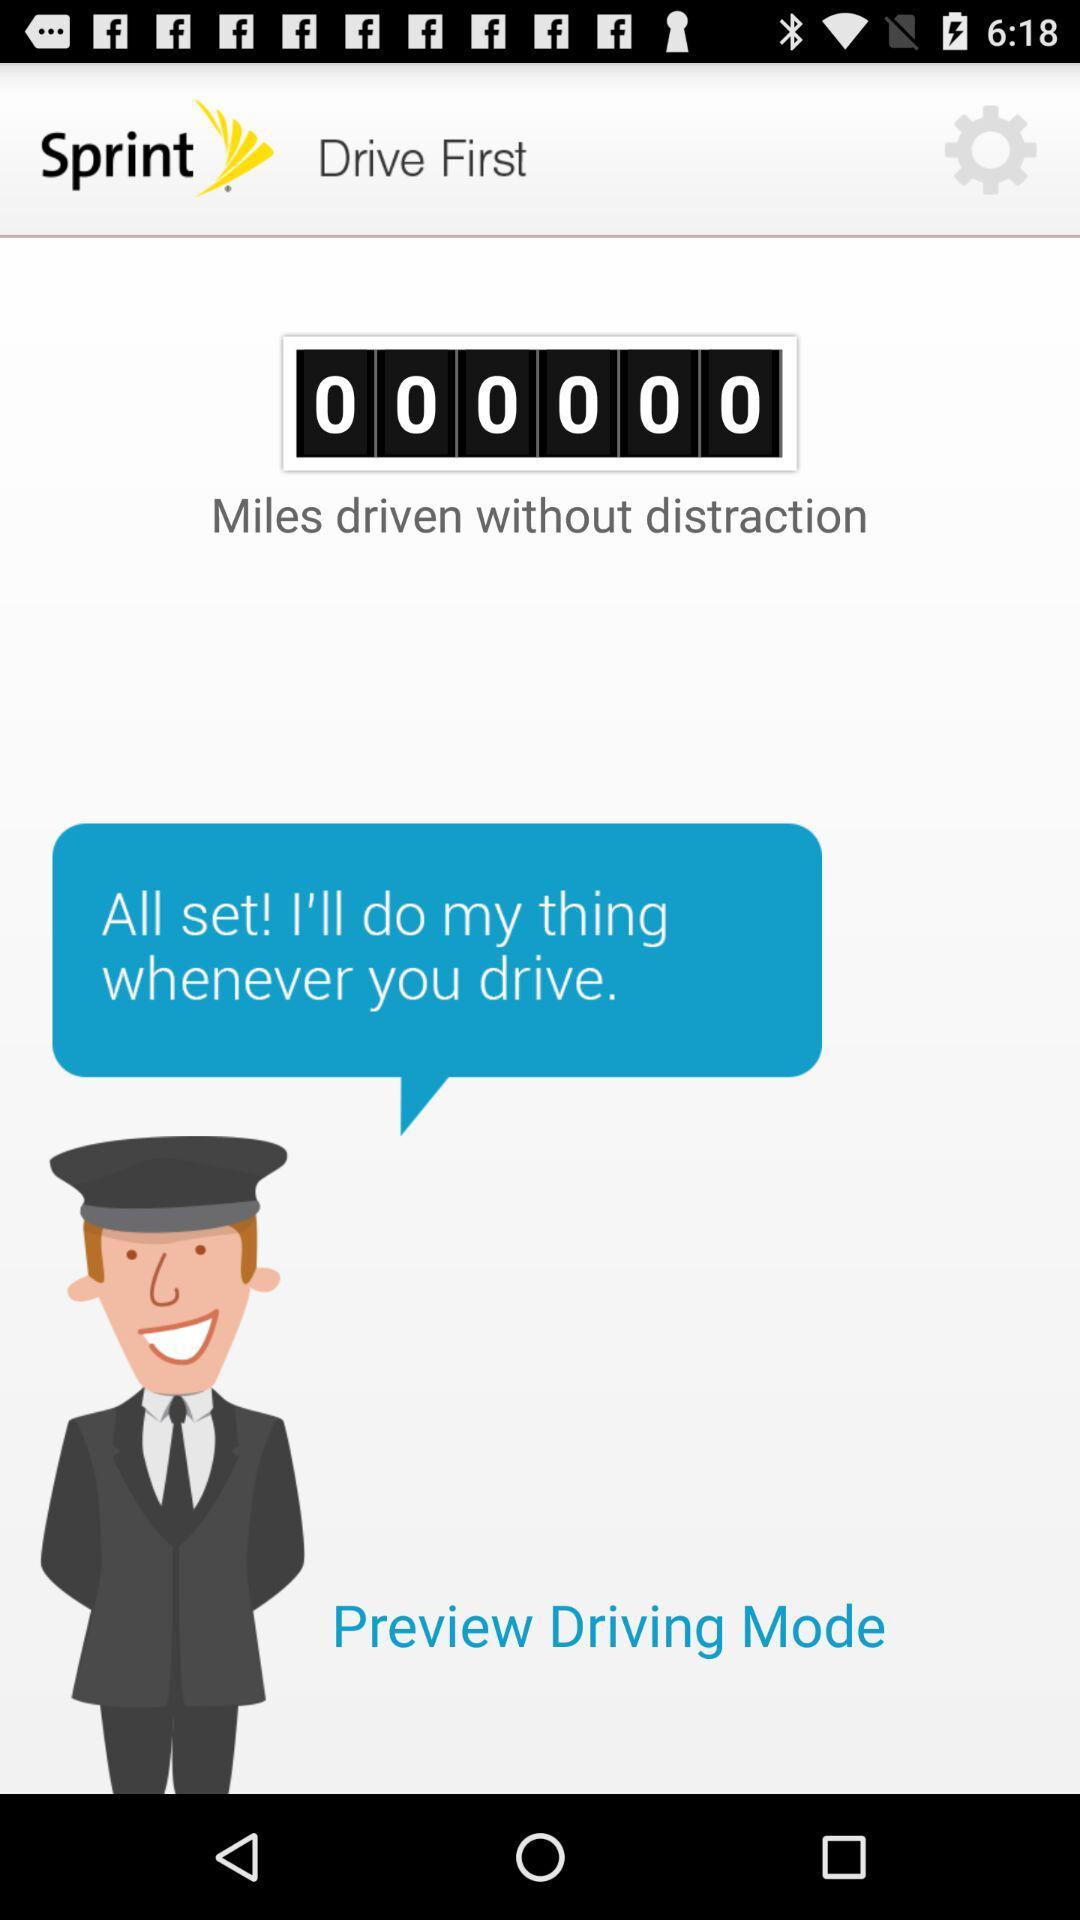  Describe the element at coordinates (990, 148) in the screenshot. I see `settings` at that location.